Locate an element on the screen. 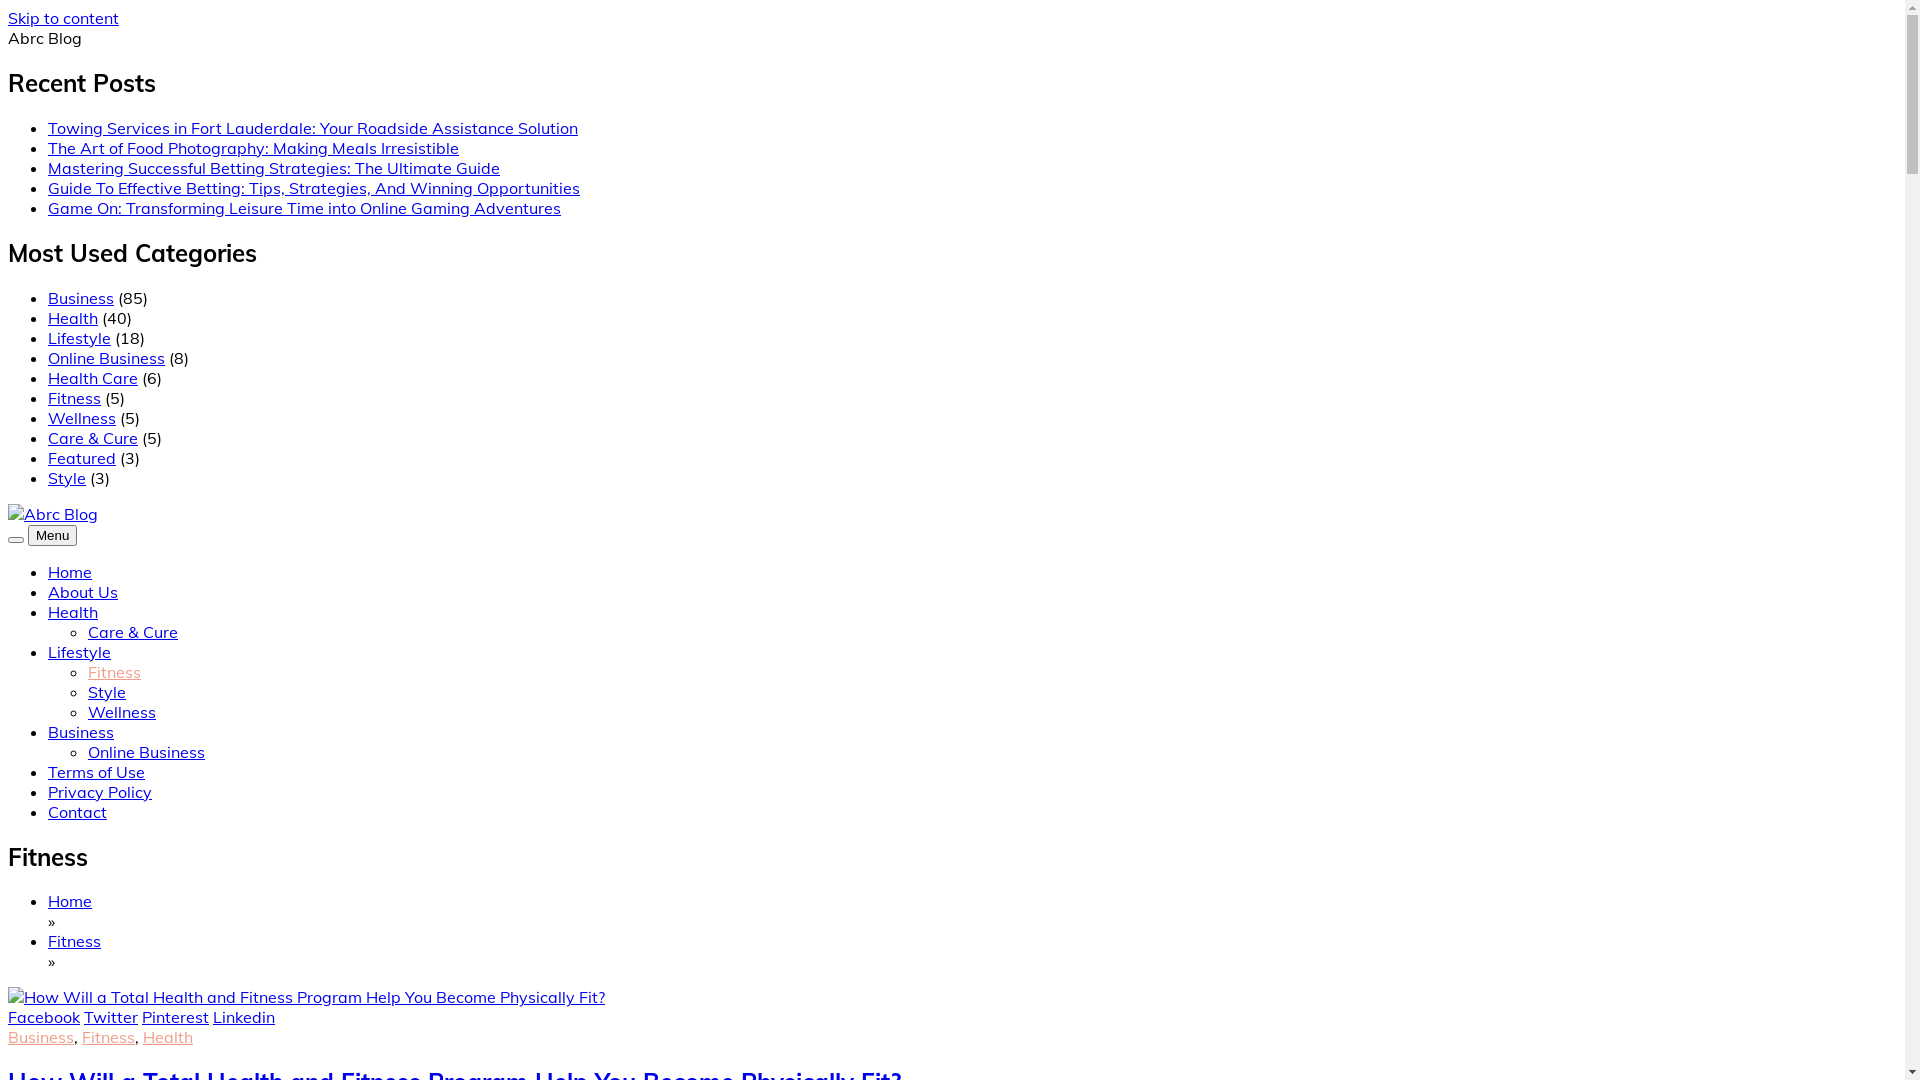  'Lifestyle' is located at coordinates (79, 651).